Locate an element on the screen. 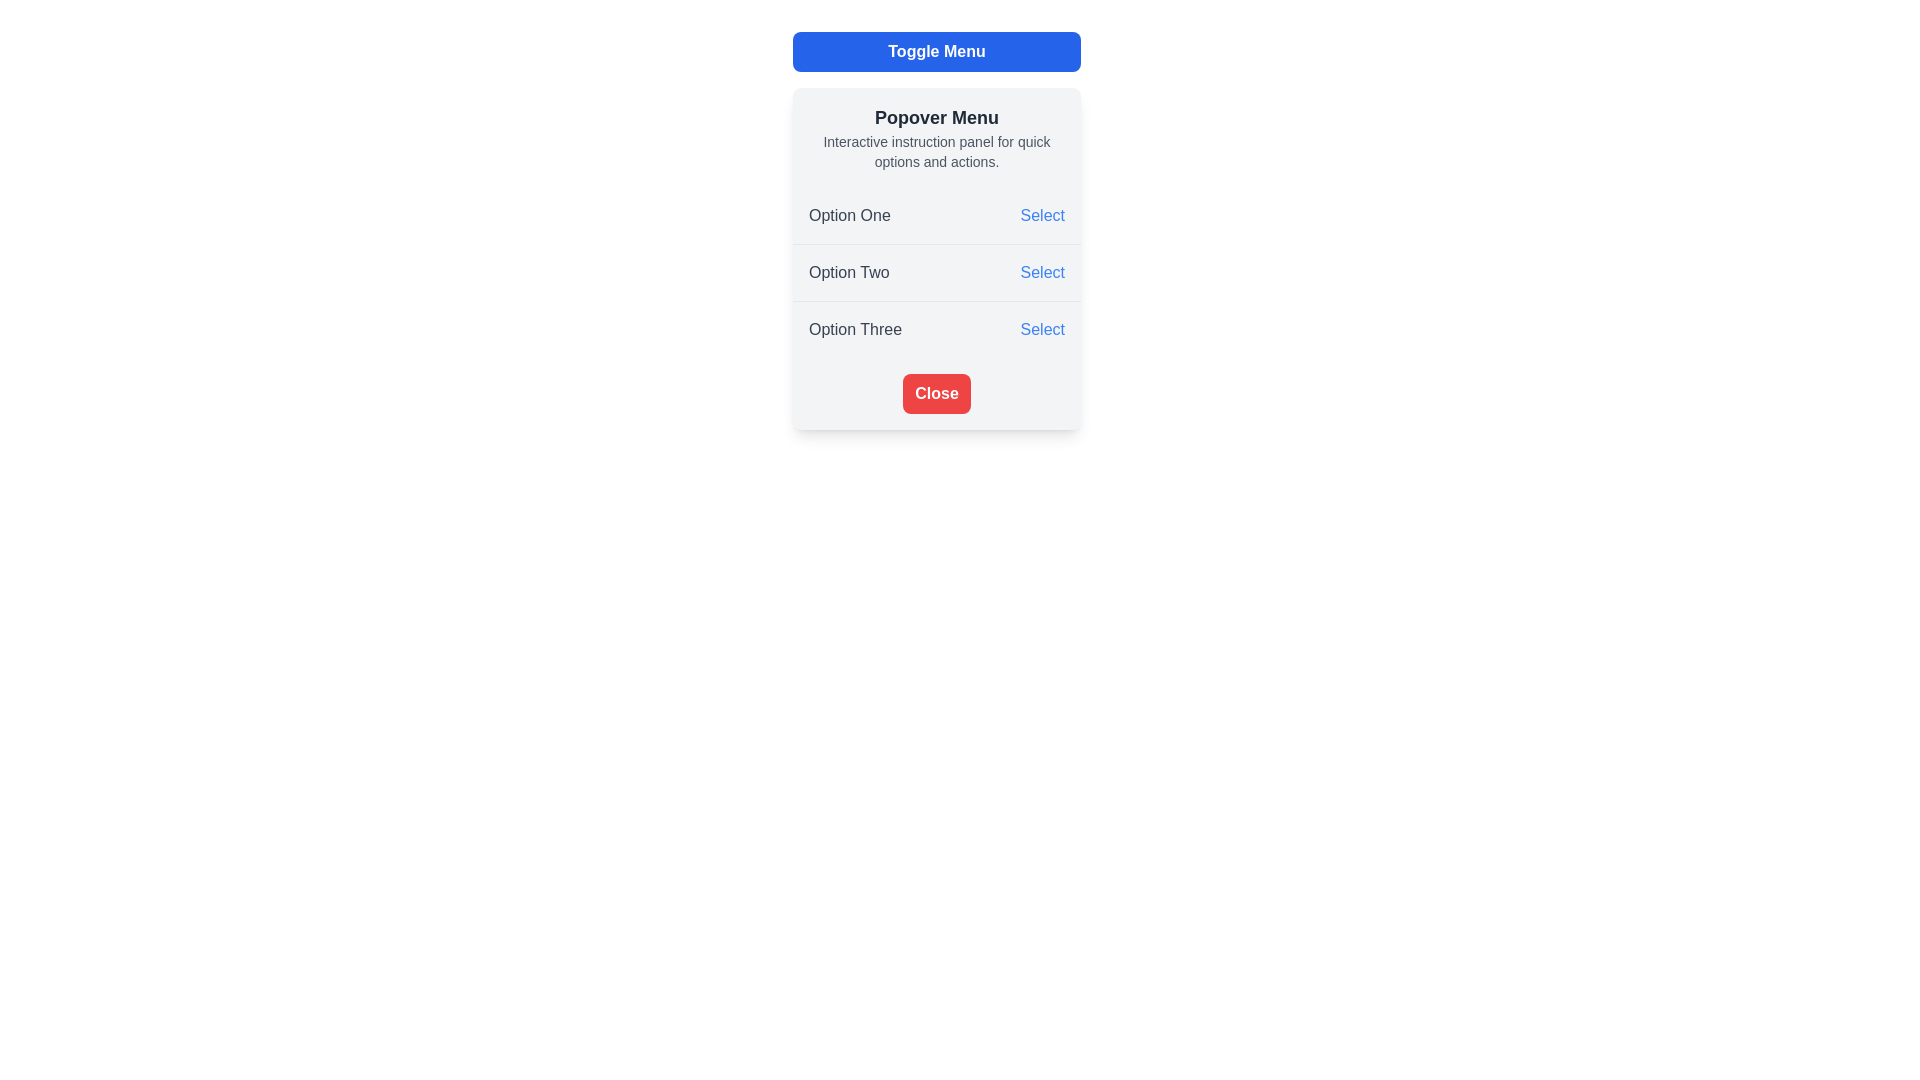  the Informational text block which serves as a header and description for the options in the popover, located centrally at the top below the 'Toggle Menu' button is located at coordinates (935, 137).